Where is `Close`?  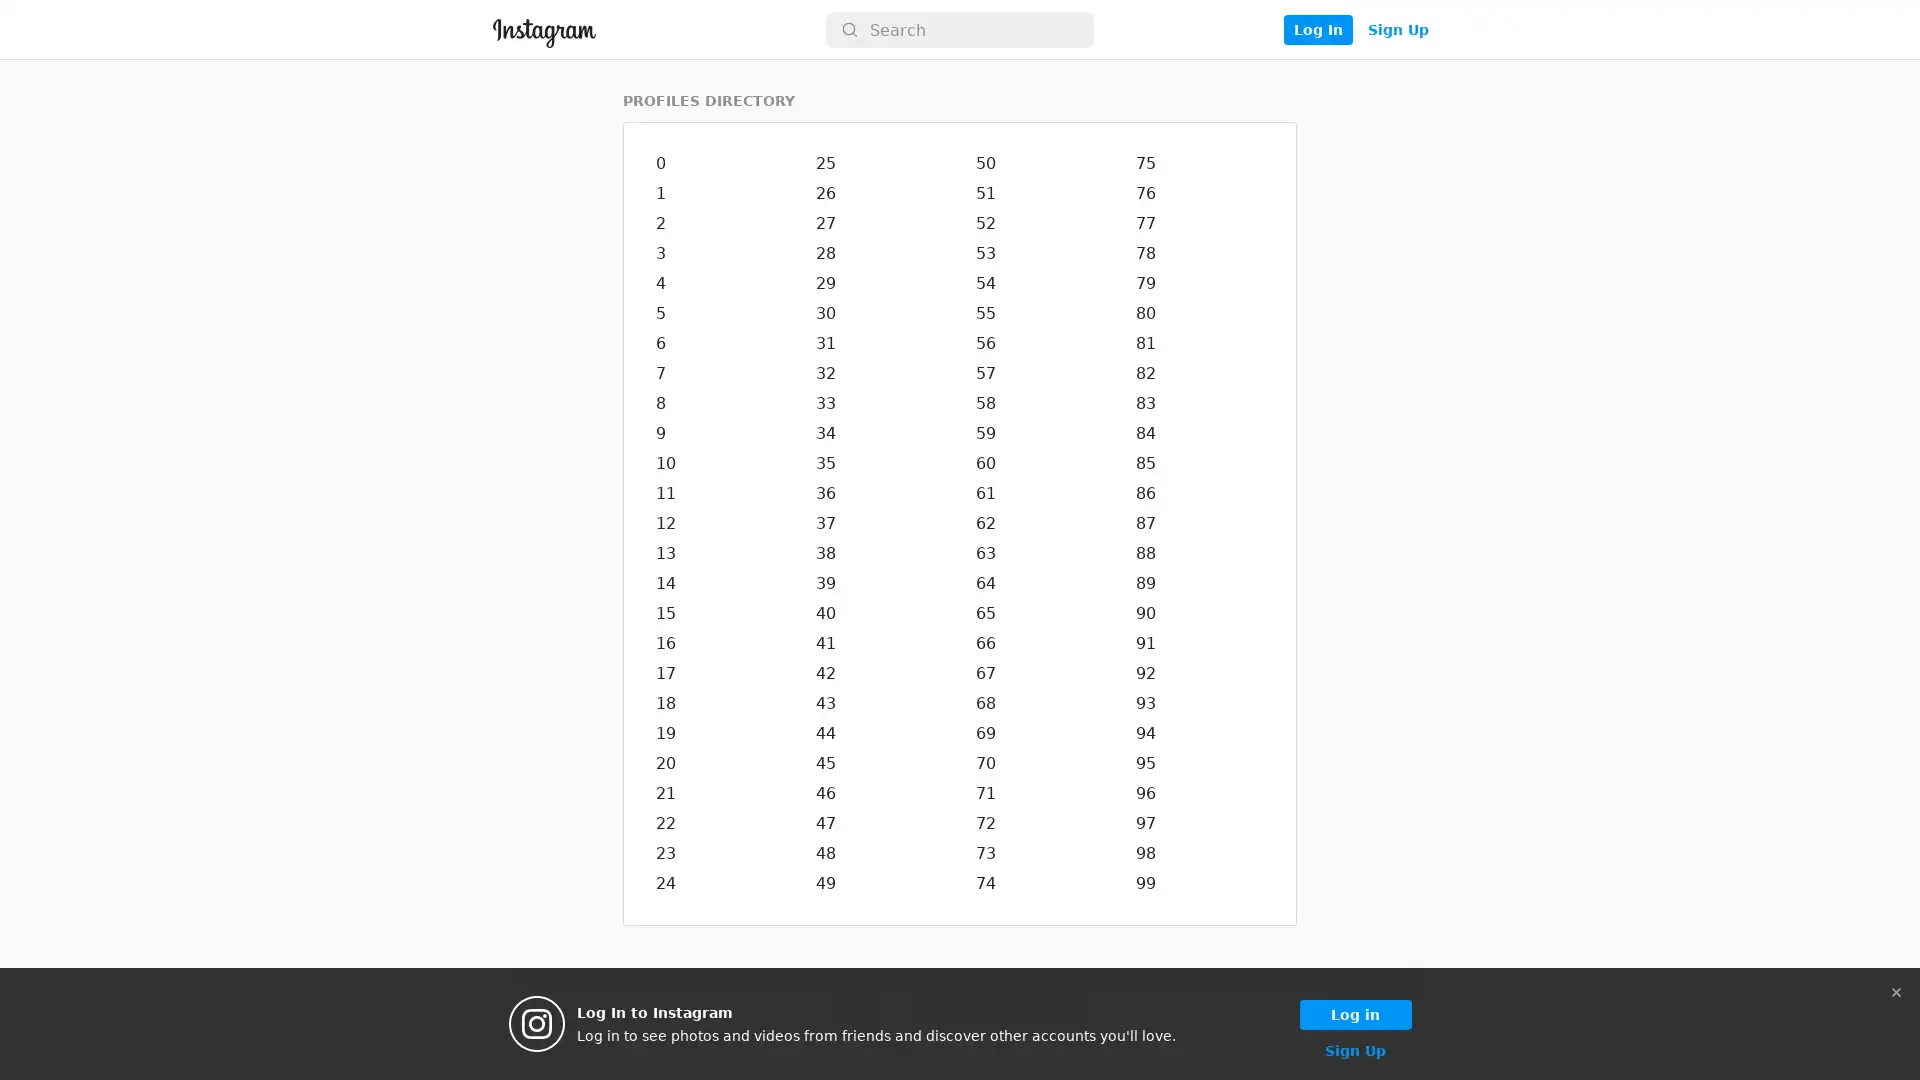 Close is located at coordinates (1895, 991).